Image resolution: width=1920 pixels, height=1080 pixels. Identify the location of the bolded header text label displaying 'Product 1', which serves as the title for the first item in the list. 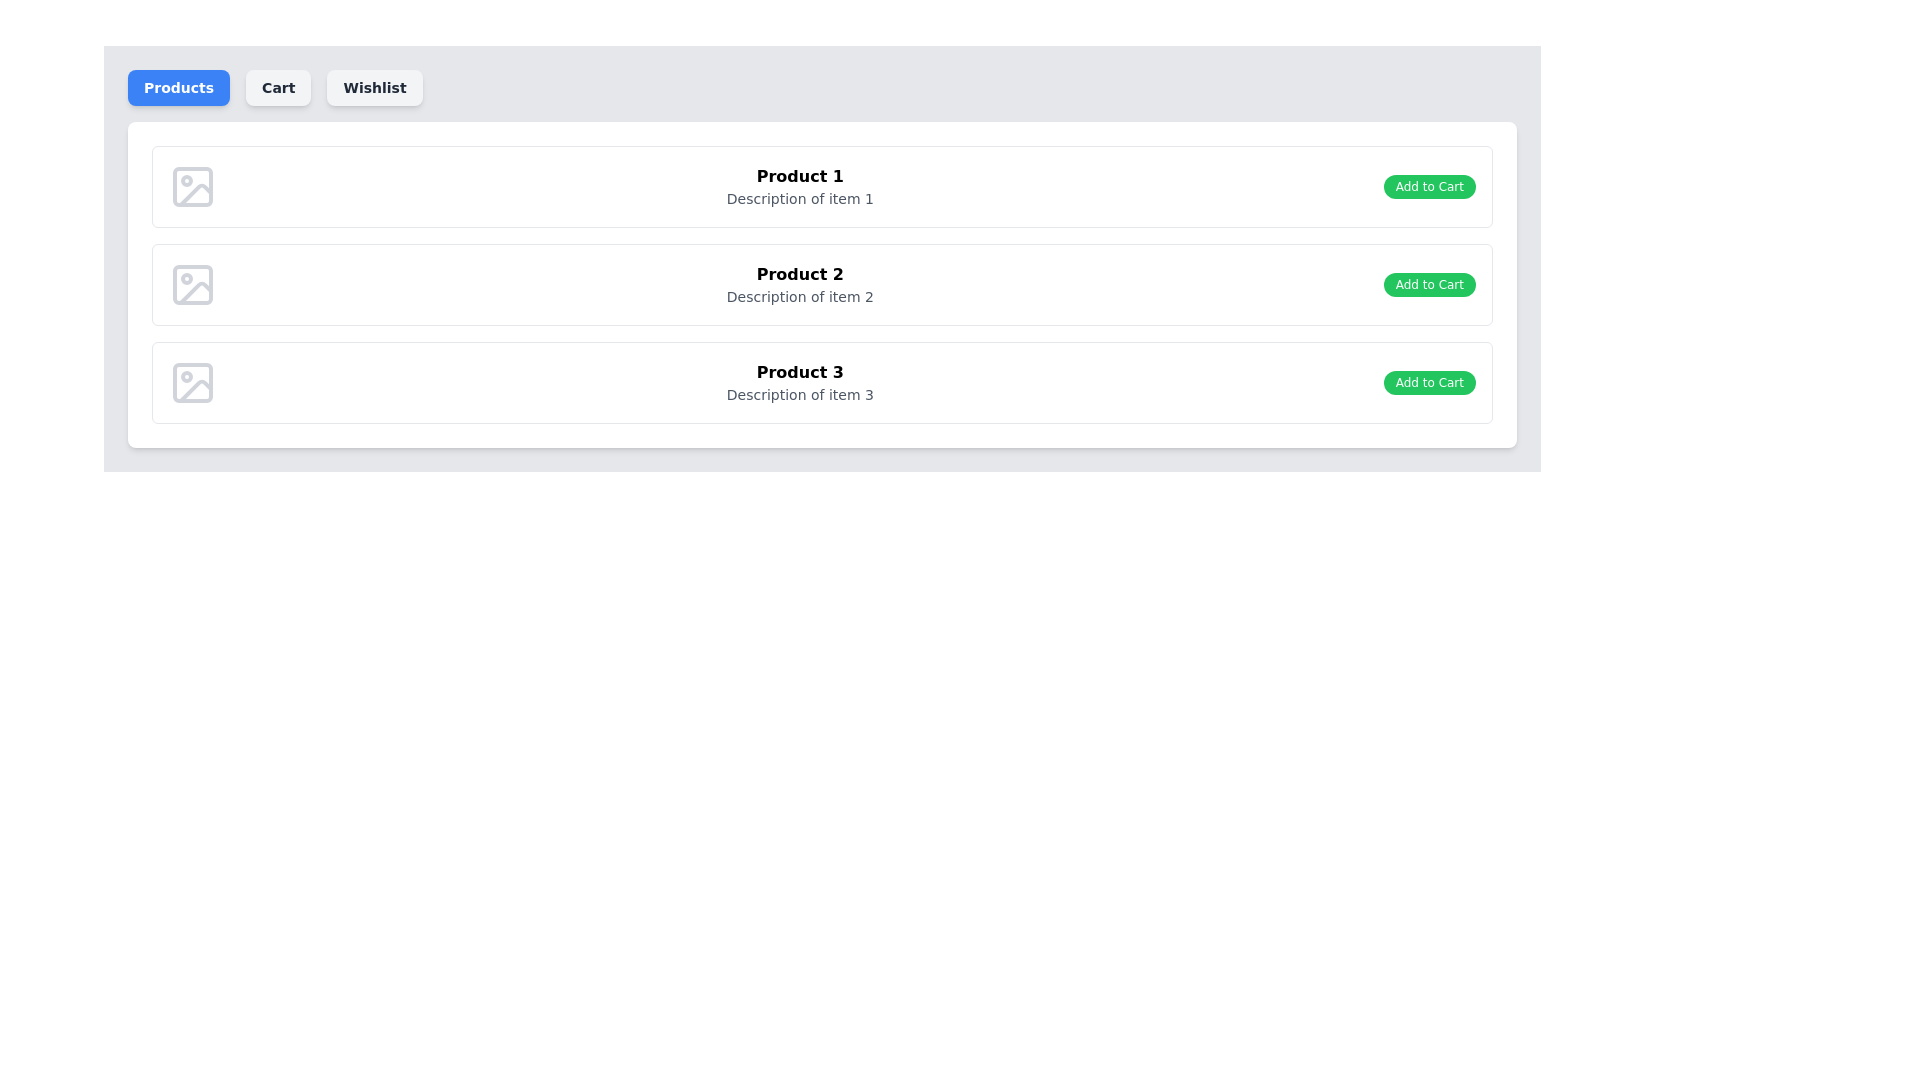
(800, 176).